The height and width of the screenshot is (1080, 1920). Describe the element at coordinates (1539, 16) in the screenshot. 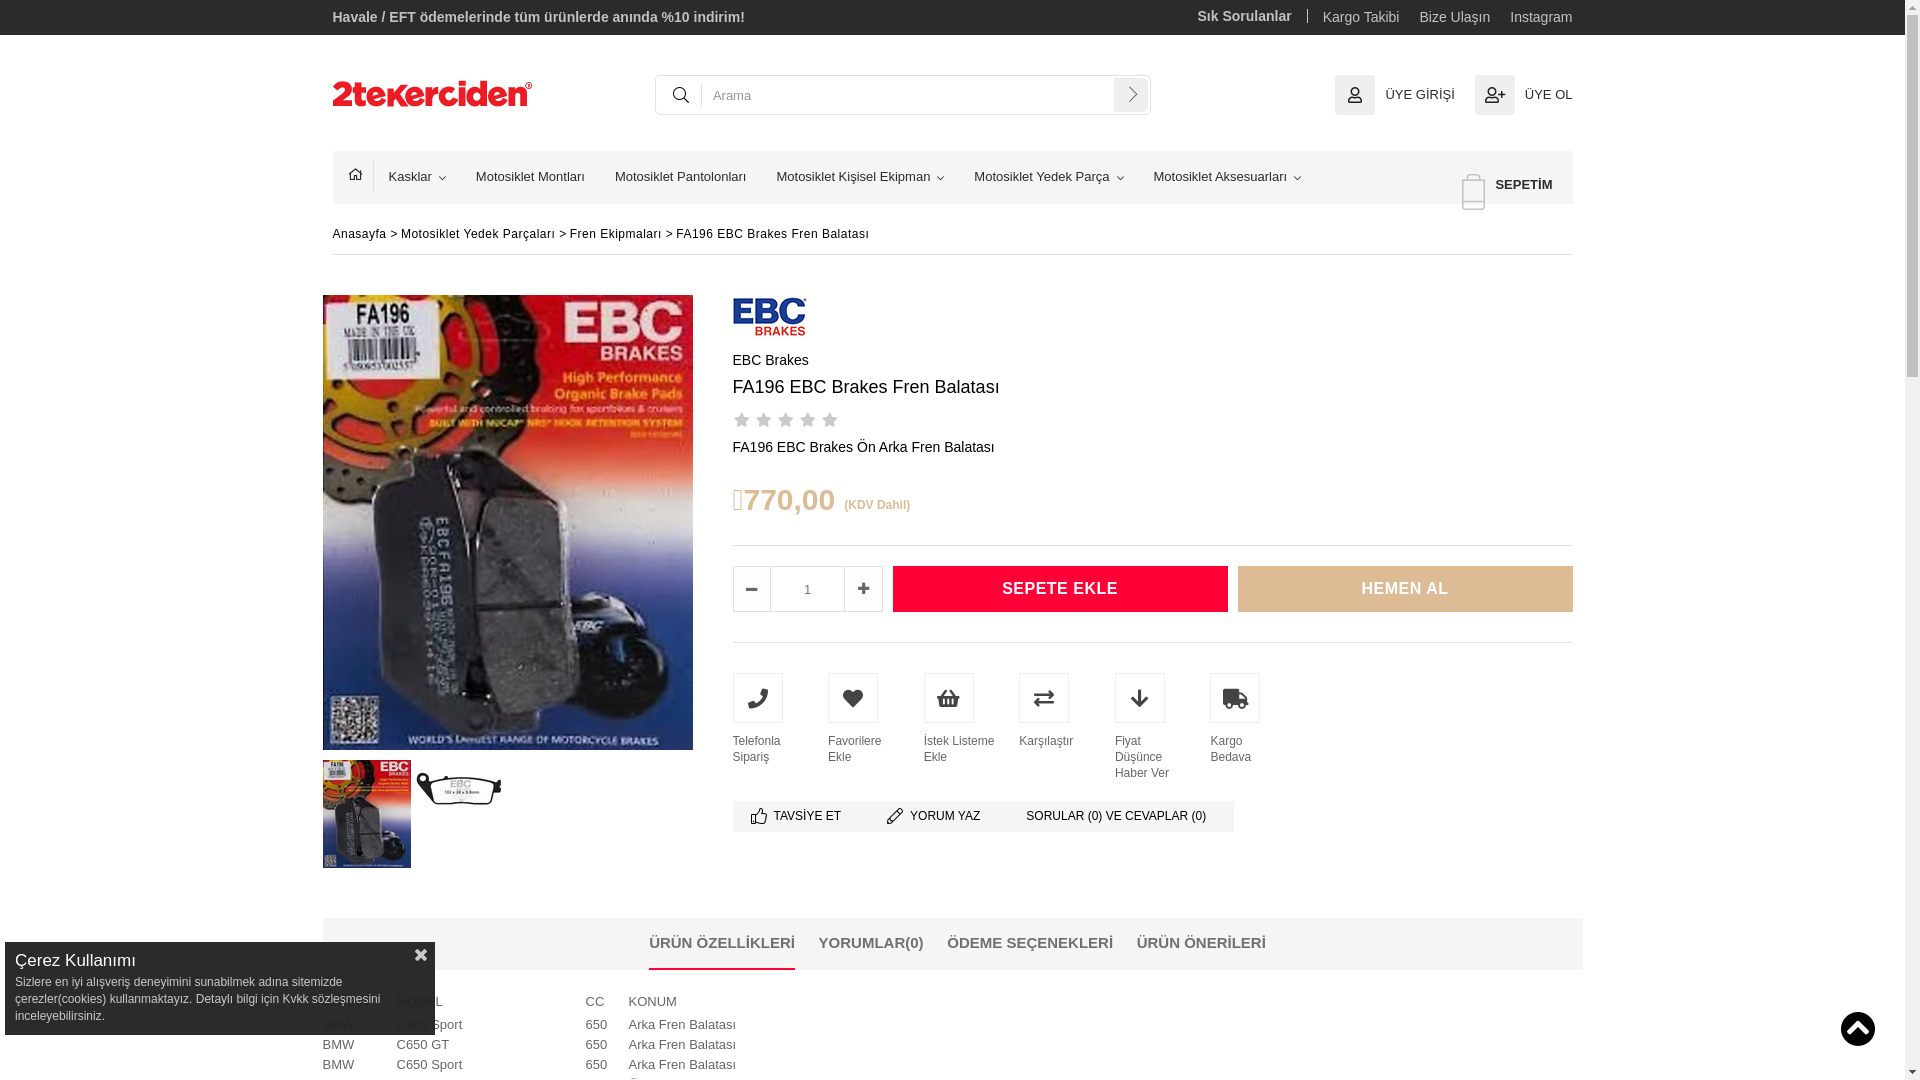

I see `'Instagram'` at that location.